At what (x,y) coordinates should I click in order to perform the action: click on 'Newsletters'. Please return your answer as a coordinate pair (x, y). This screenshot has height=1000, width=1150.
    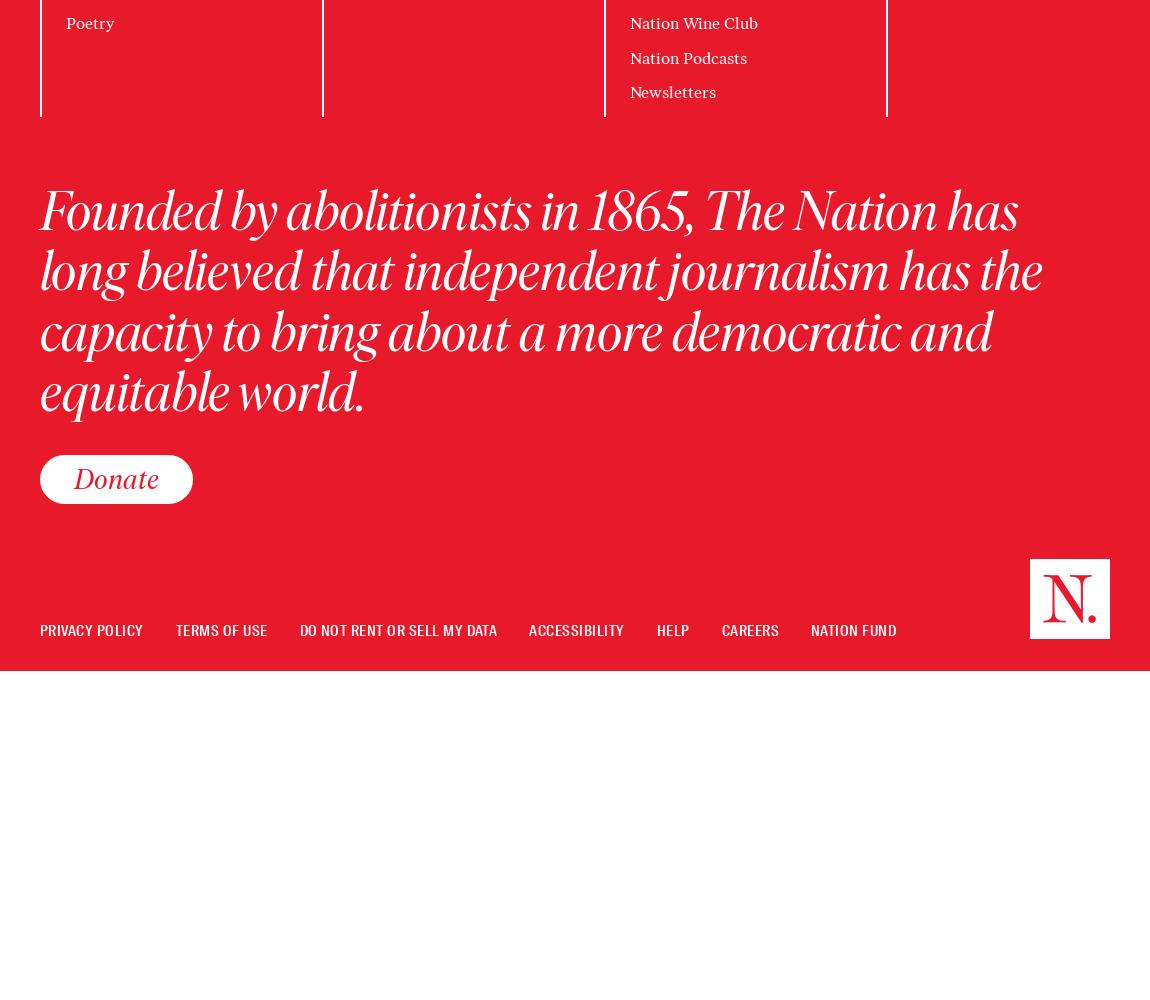
    Looking at the image, I should click on (671, 91).